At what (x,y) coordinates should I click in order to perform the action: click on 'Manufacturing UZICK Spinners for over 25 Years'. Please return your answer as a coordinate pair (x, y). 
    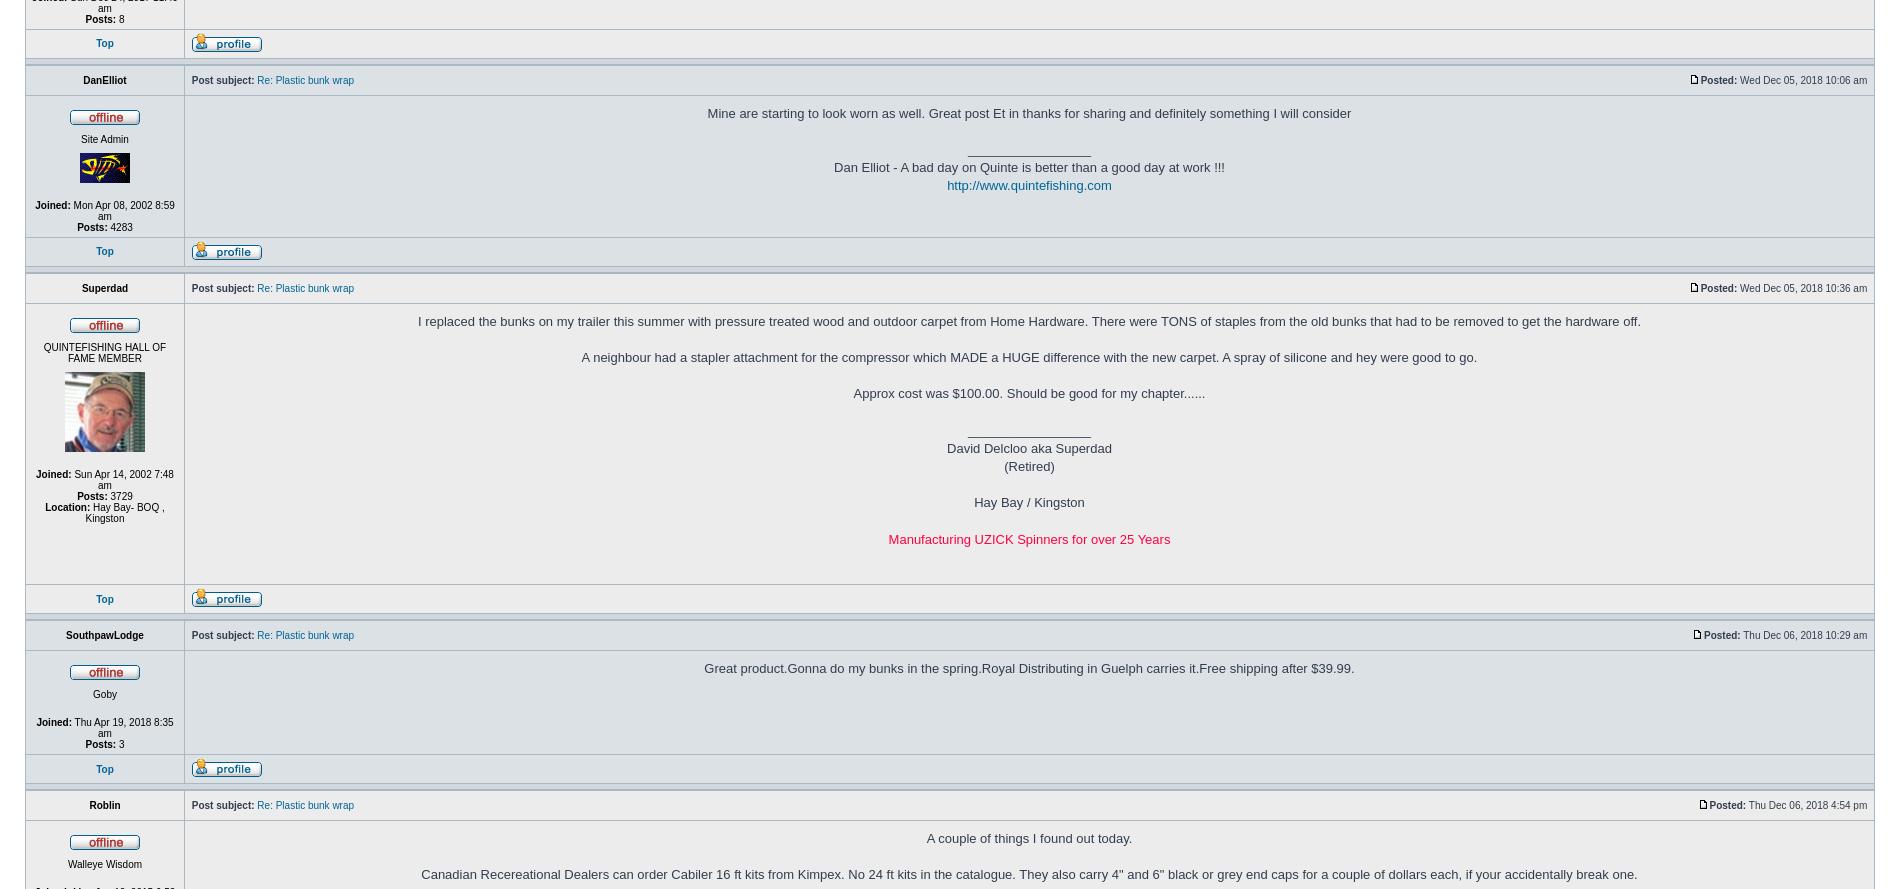
    Looking at the image, I should click on (1029, 538).